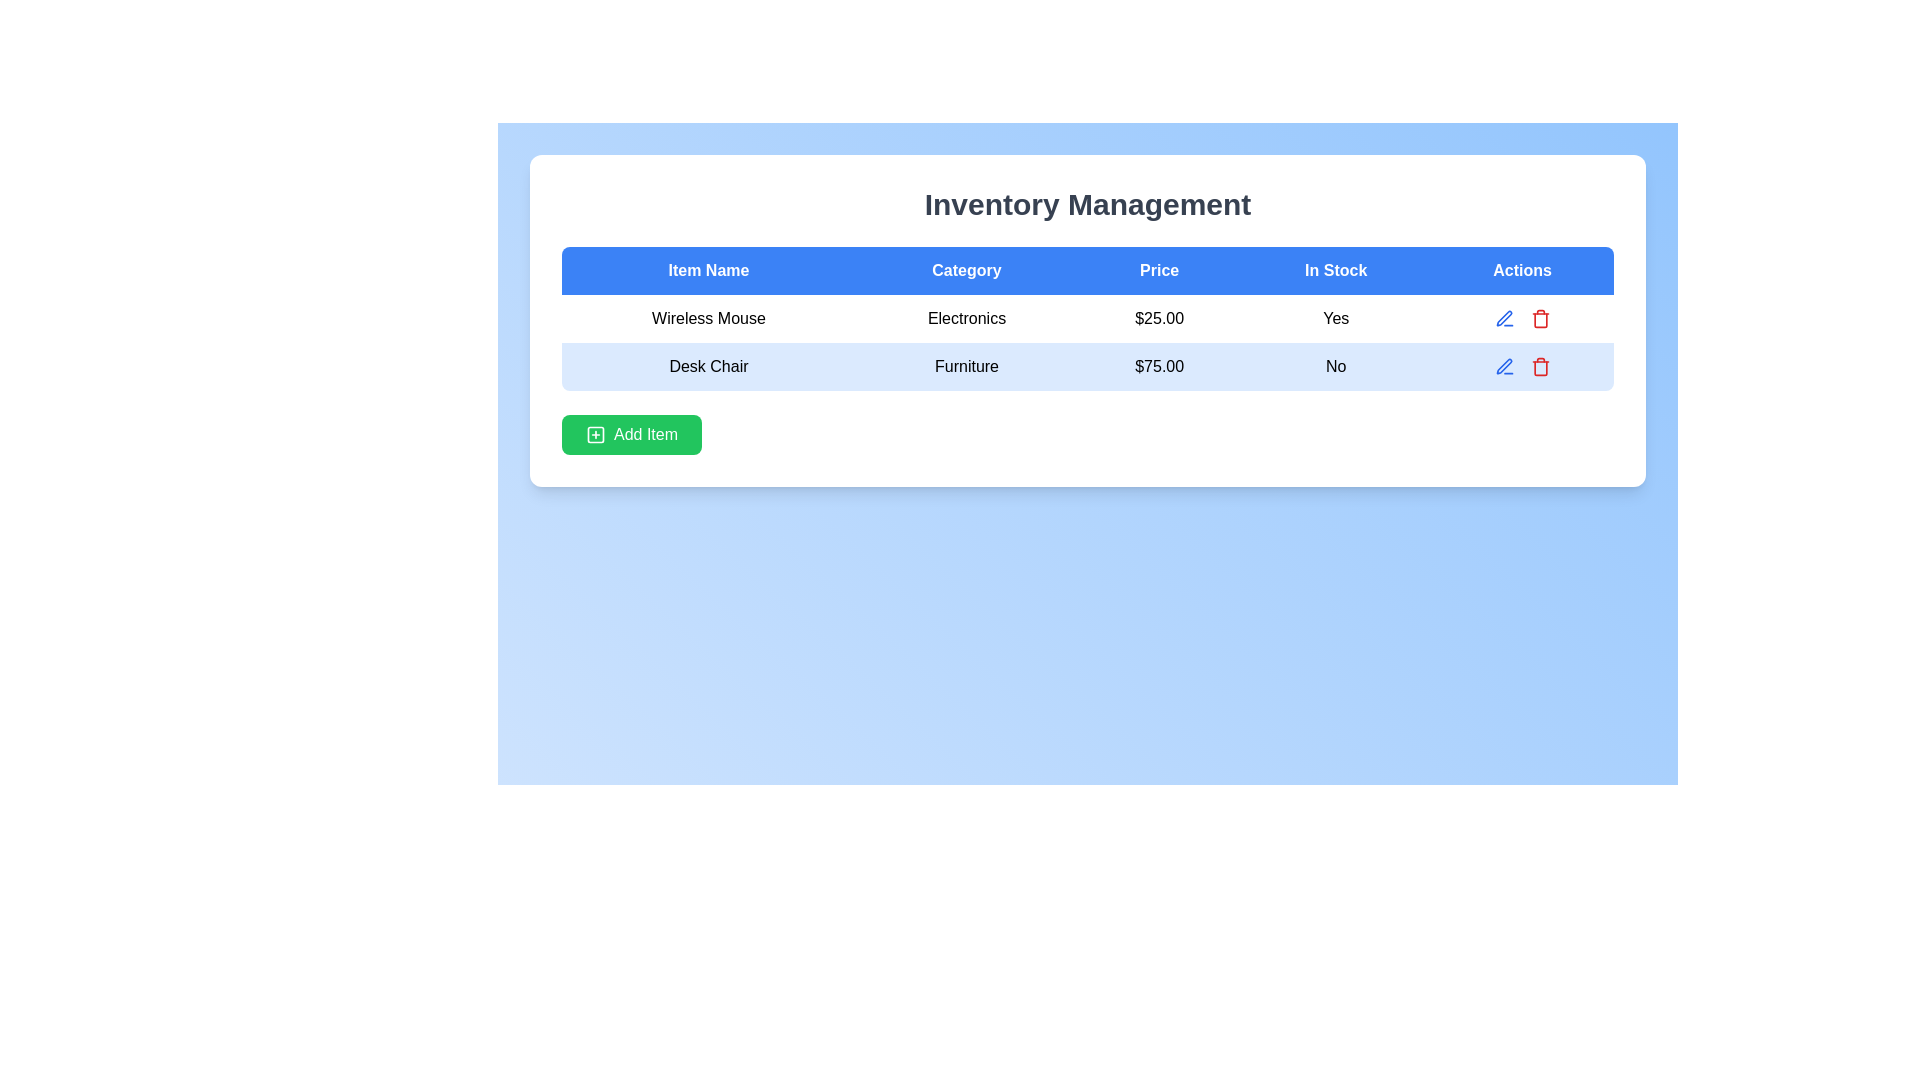 The height and width of the screenshot is (1080, 1920). Describe the element at coordinates (594, 434) in the screenshot. I see `the green square icon with a plus sign located to the left of the text 'Add Item' within the button` at that location.